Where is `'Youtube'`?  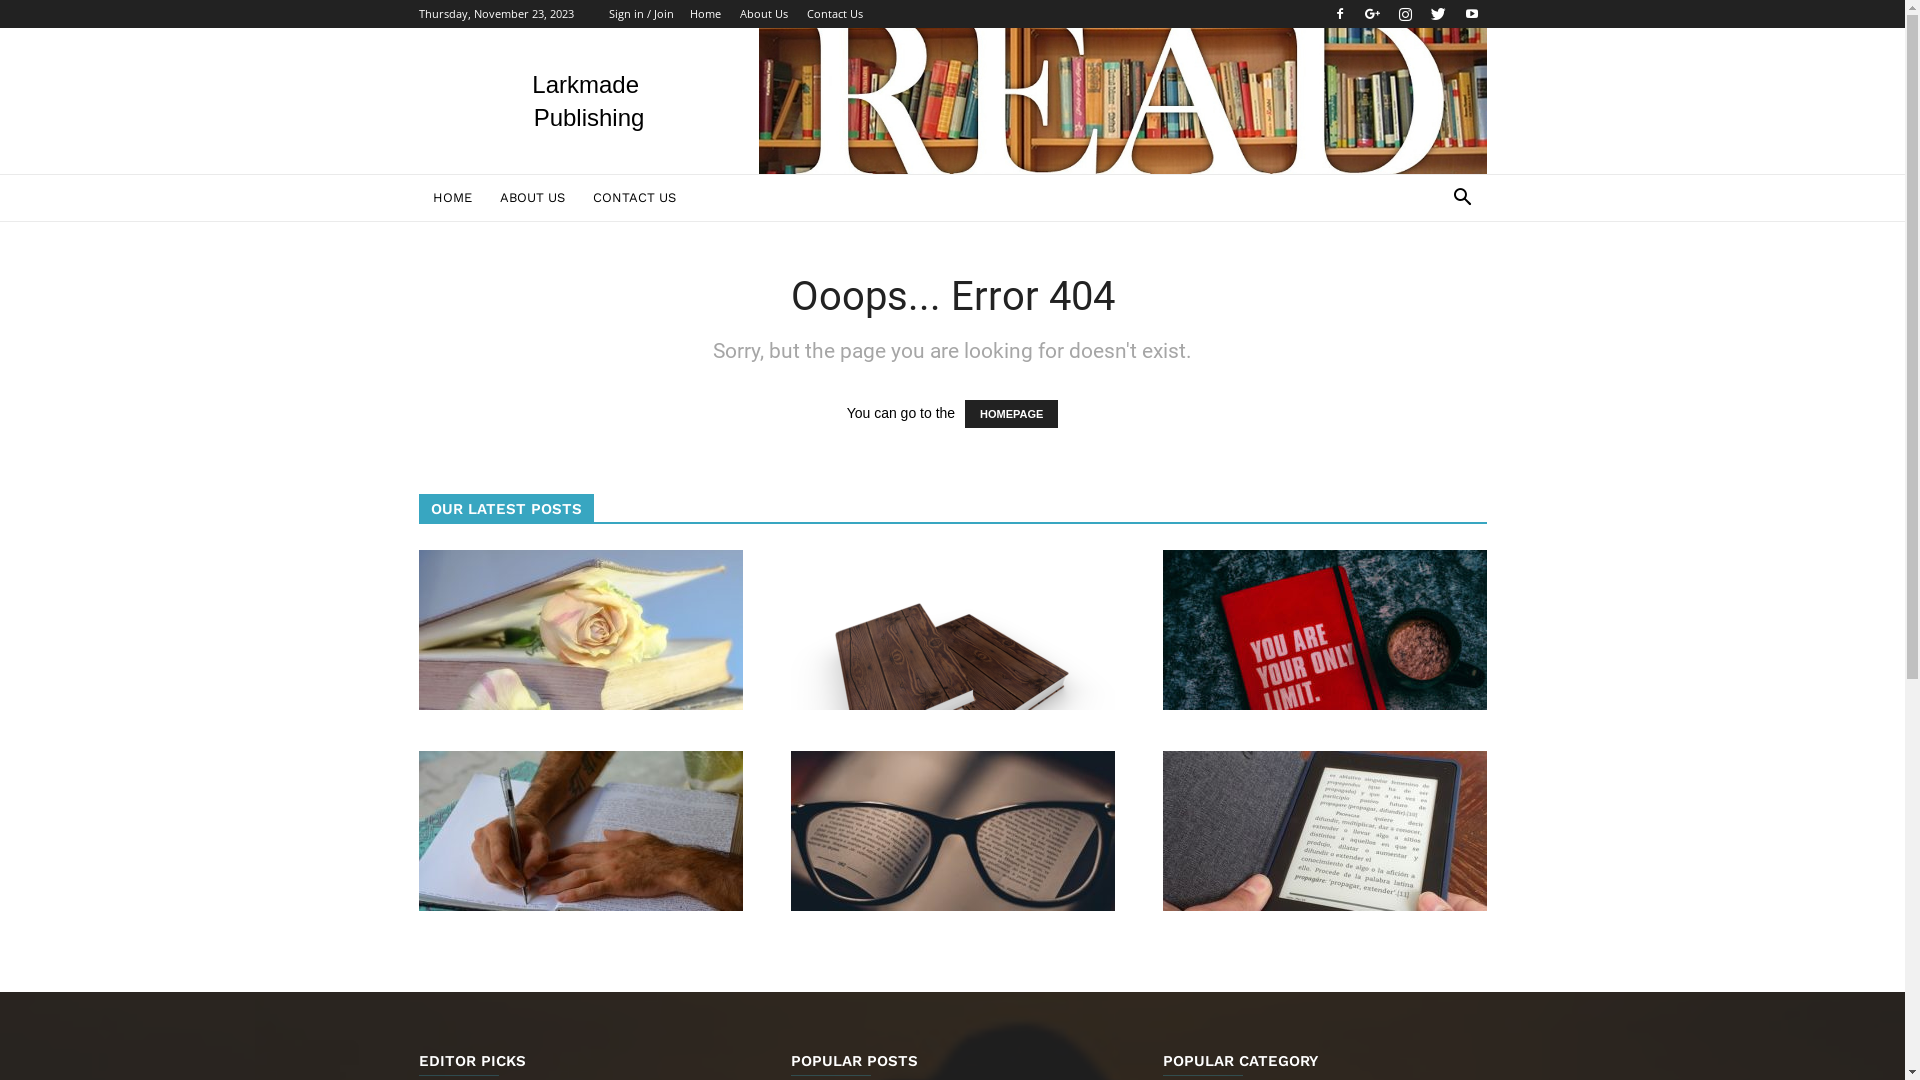
'Youtube' is located at coordinates (1455, 14).